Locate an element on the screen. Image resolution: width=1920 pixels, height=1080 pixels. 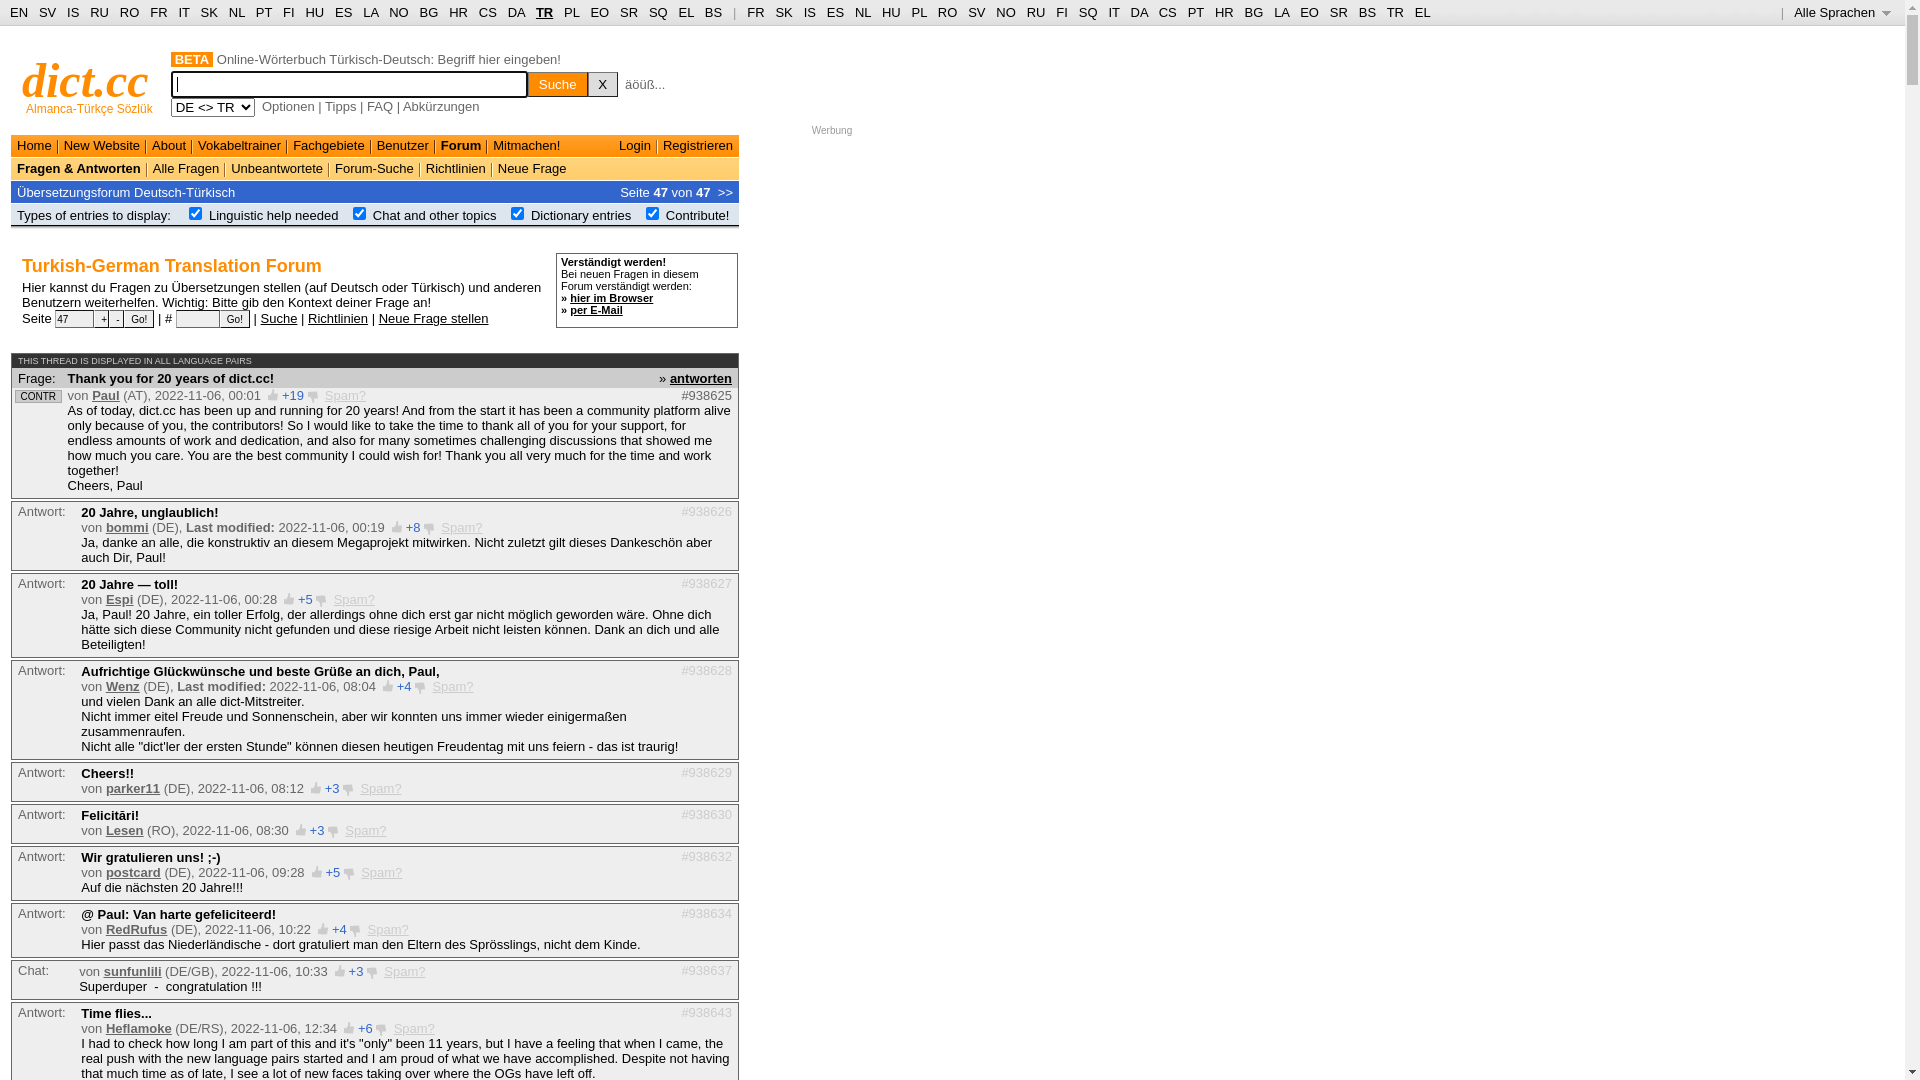
'SK' is located at coordinates (773, 12).